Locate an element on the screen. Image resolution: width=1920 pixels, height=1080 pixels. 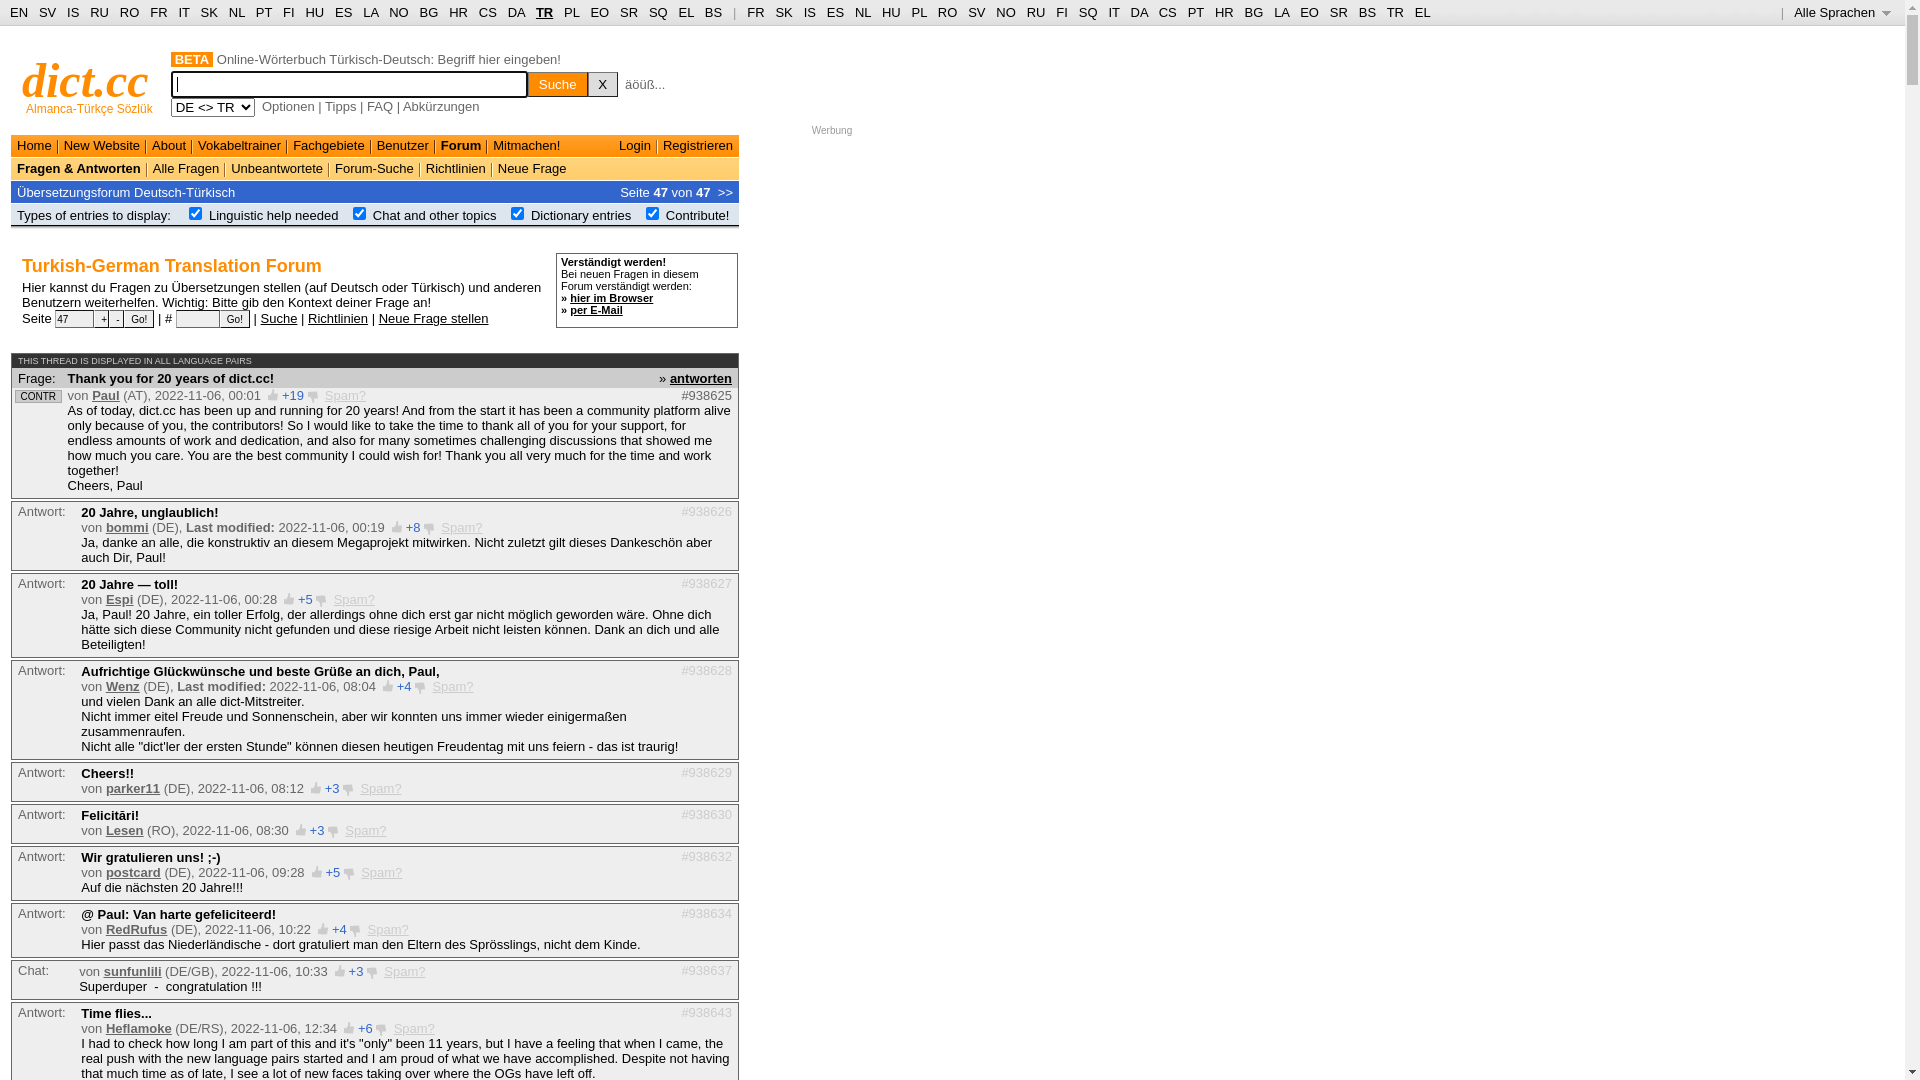
'SK' is located at coordinates (773, 12).